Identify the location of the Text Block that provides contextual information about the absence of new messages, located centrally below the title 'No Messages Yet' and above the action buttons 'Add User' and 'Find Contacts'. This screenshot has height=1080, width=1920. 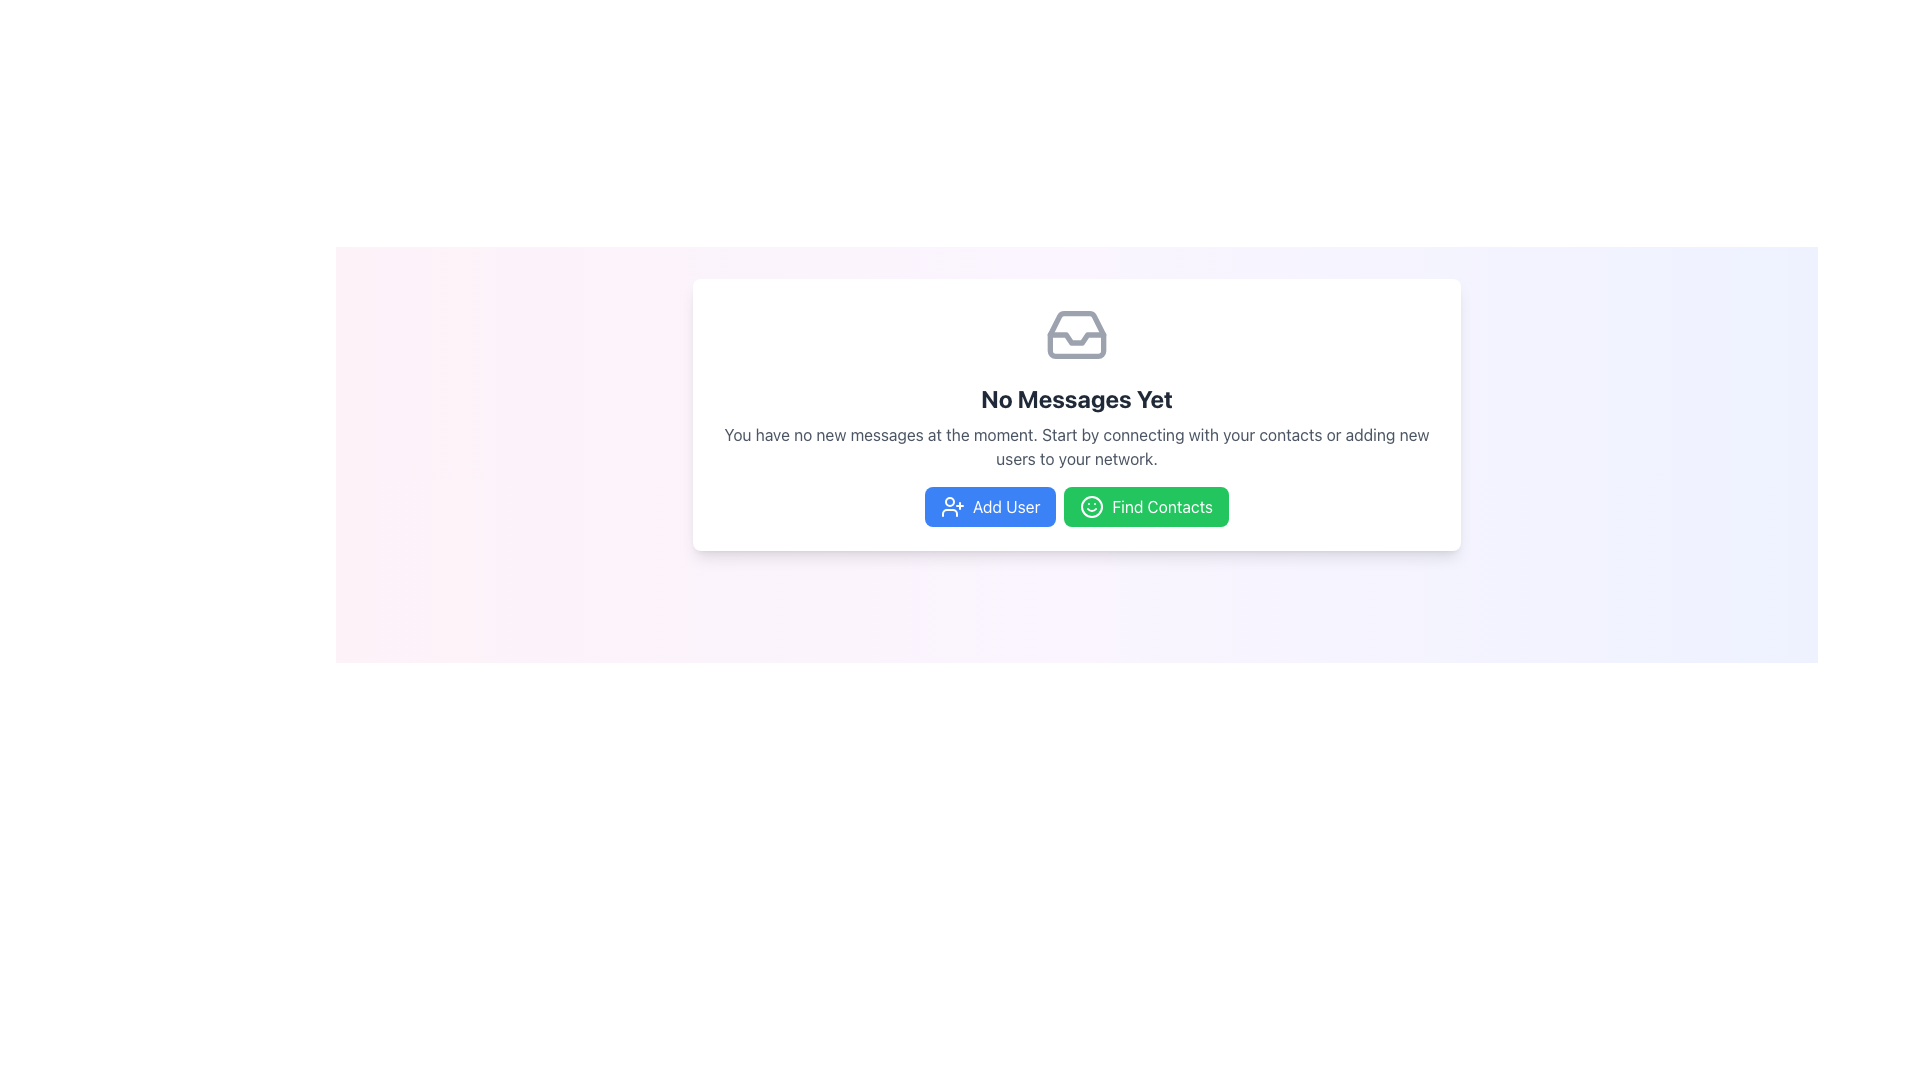
(1075, 446).